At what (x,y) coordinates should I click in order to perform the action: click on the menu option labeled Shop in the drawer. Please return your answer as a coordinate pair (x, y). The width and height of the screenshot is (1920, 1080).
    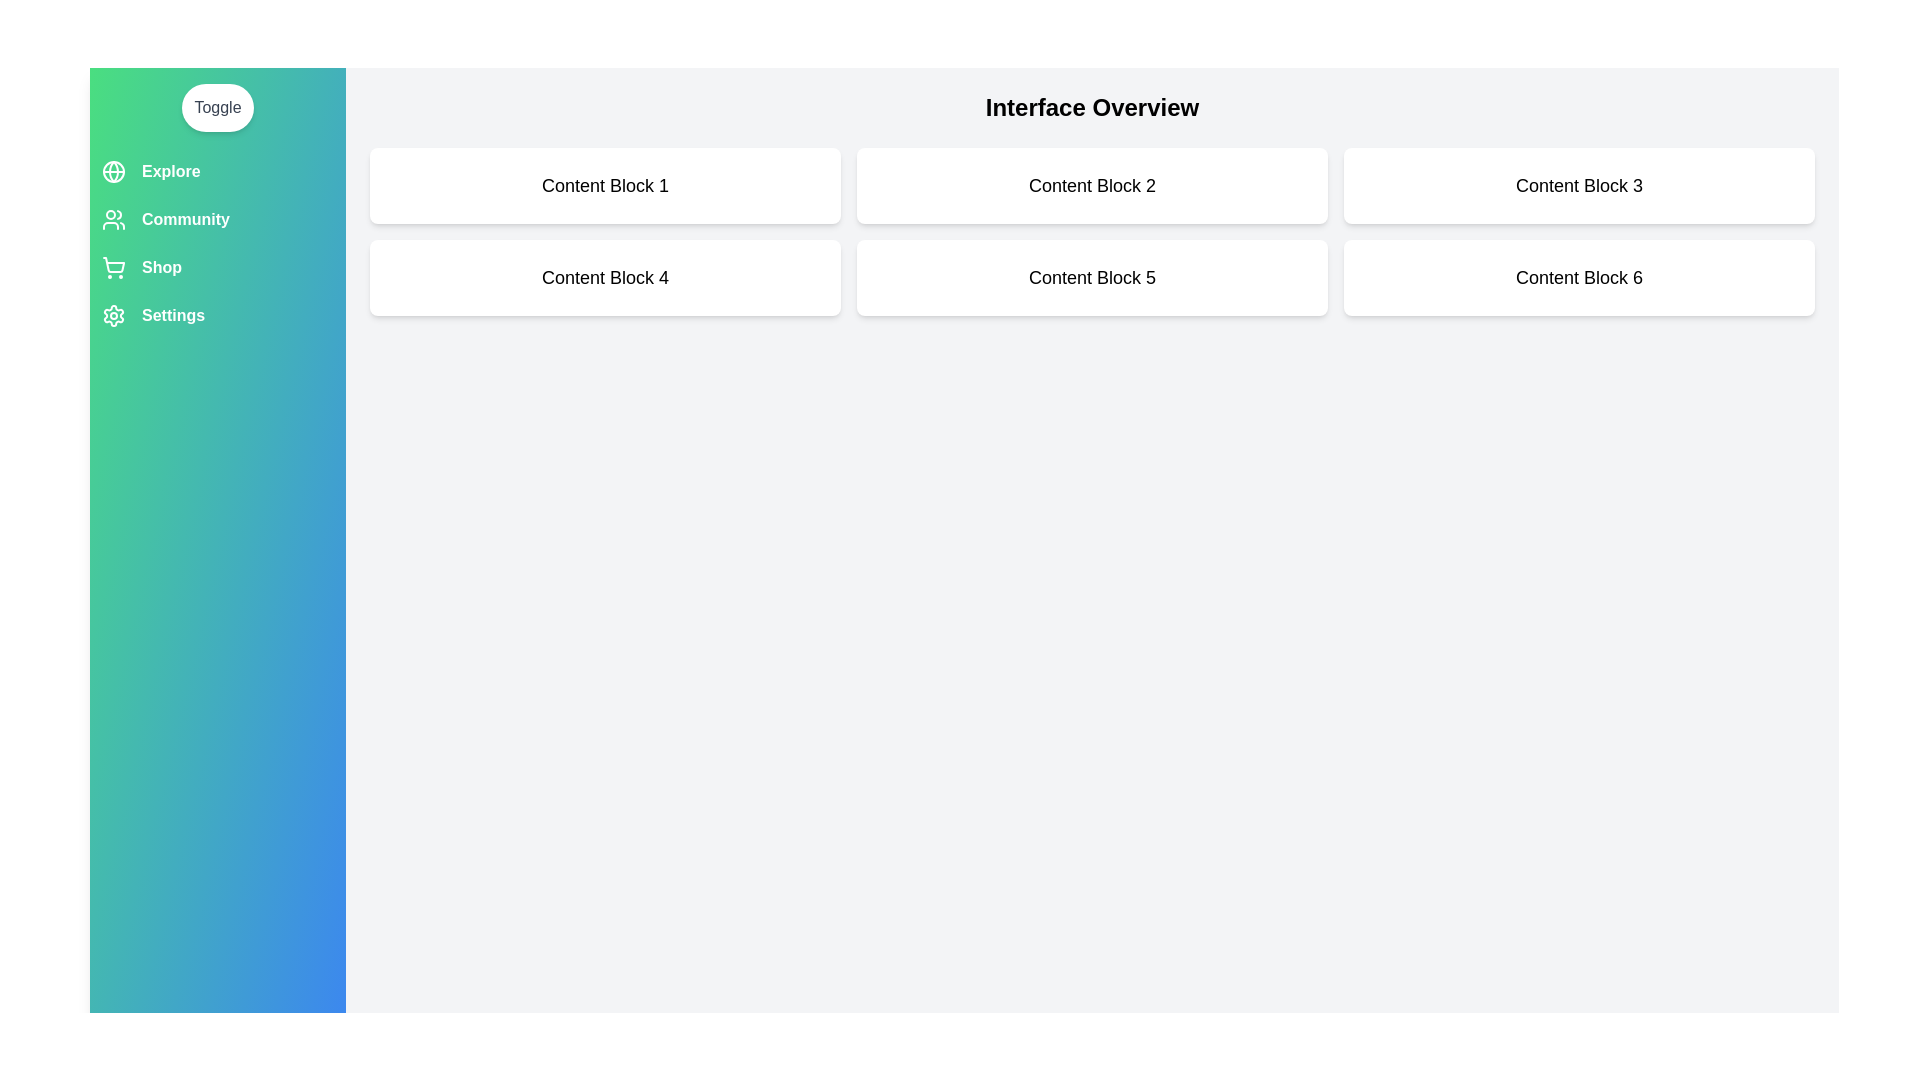
    Looking at the image, I should click on (217, 266).